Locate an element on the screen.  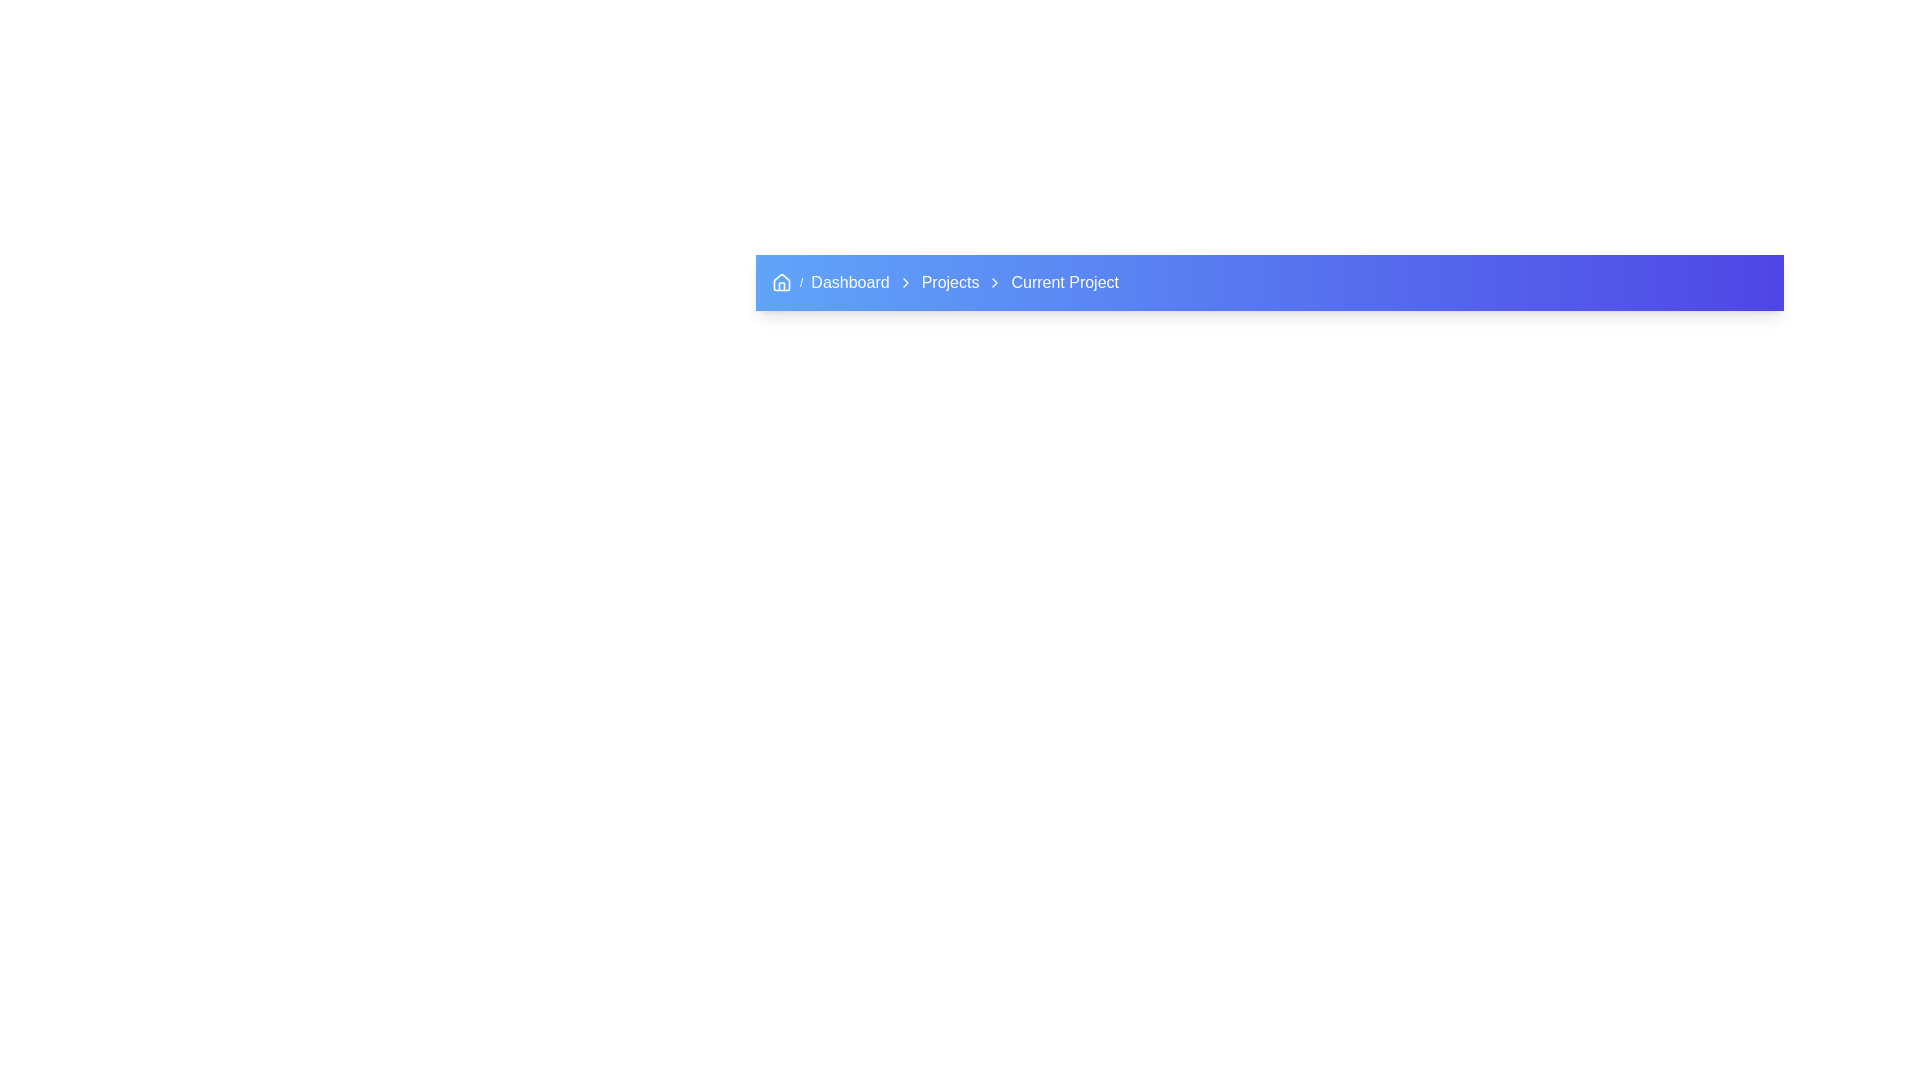
the Breadcrumb navigation bar located at the top-middle of the application, which displays the current location within the hierarchy is located at coordinates (1269, 282).